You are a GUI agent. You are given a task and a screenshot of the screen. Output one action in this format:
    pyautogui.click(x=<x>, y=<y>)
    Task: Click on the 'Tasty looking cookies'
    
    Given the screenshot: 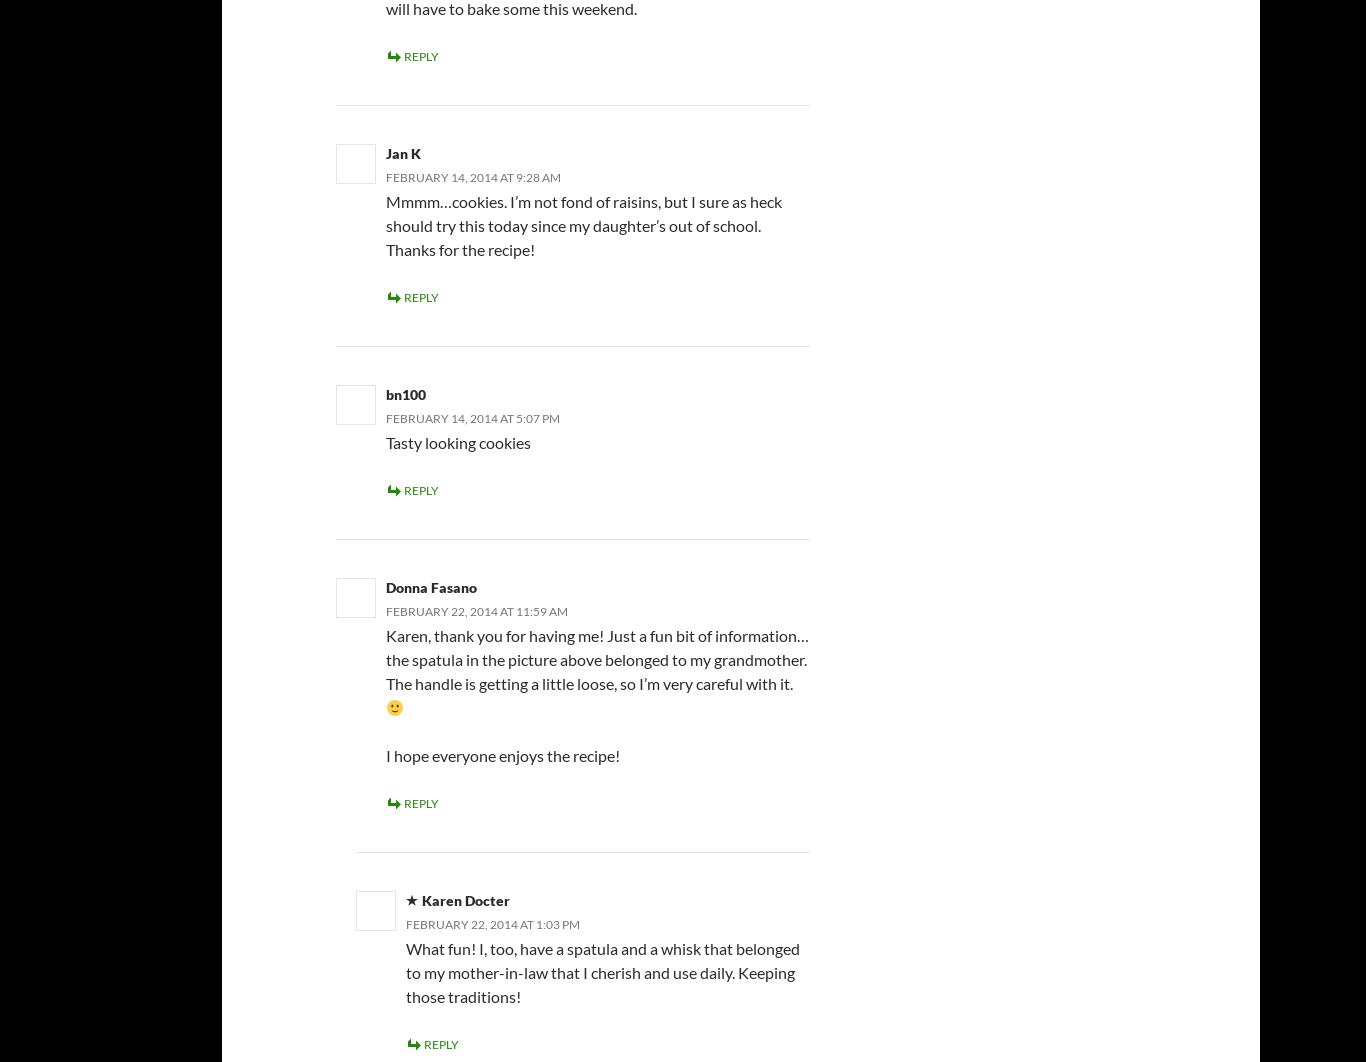 What is the action you would take?
    pyautogui.click(x=385, y=441)
    